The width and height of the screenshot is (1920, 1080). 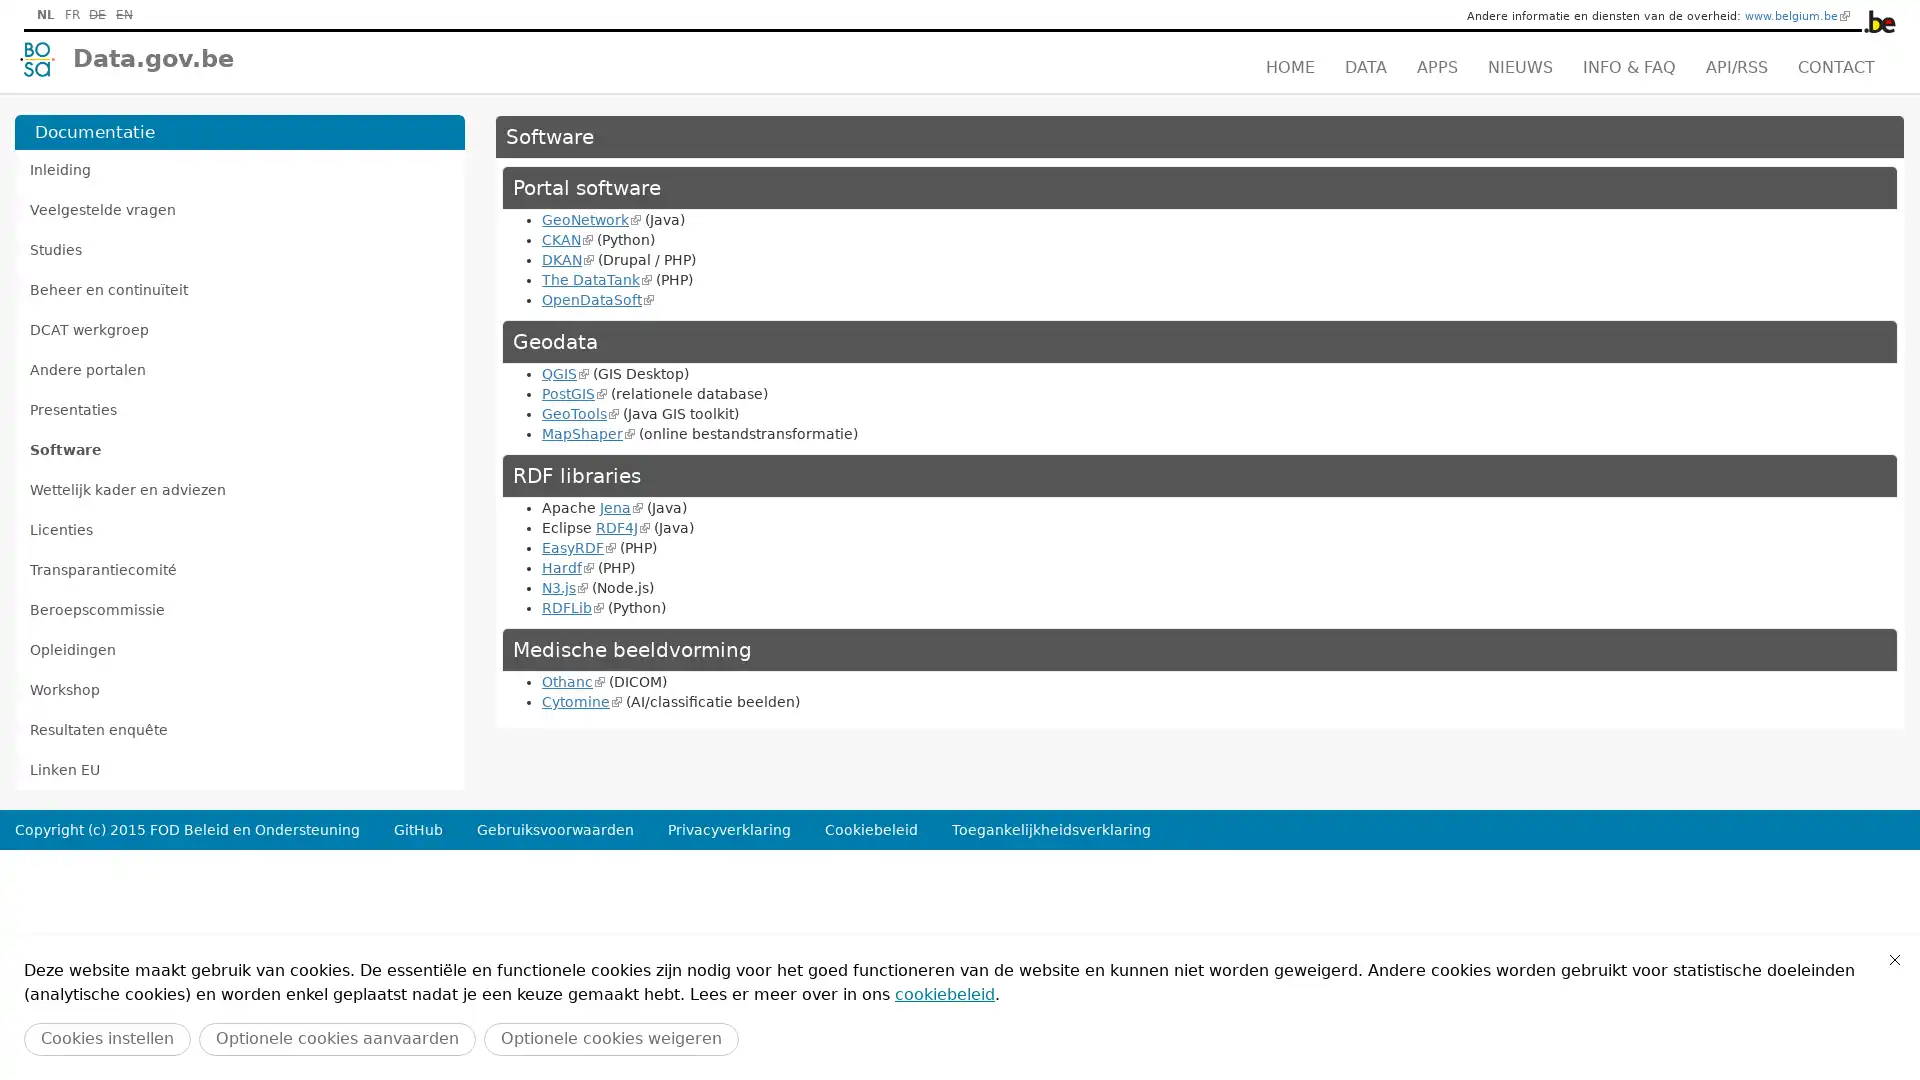 I want to click on Optionele cookies weigeren, so click(x=610, y=1038).